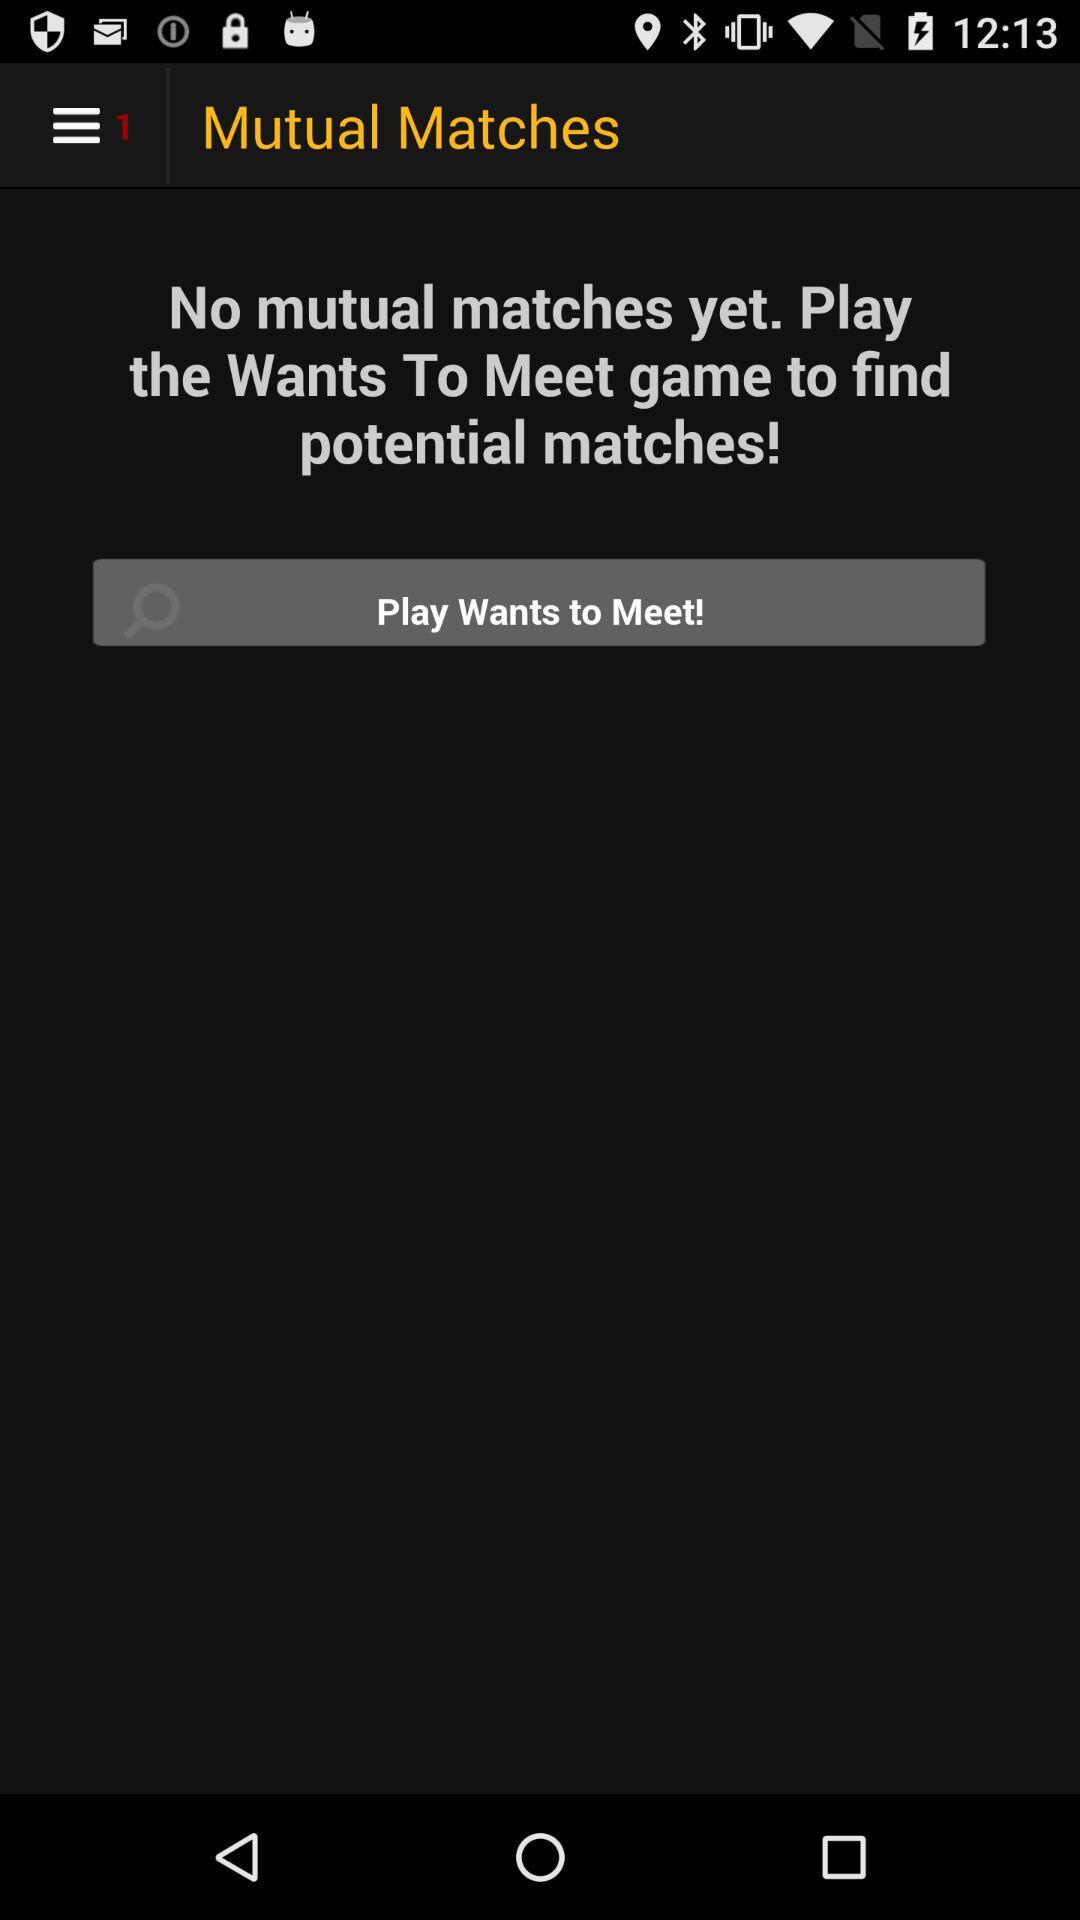  What do you see at coordinates (540, 609) in the screenshot?
I see `search for match` at bounding box center [540, 609].